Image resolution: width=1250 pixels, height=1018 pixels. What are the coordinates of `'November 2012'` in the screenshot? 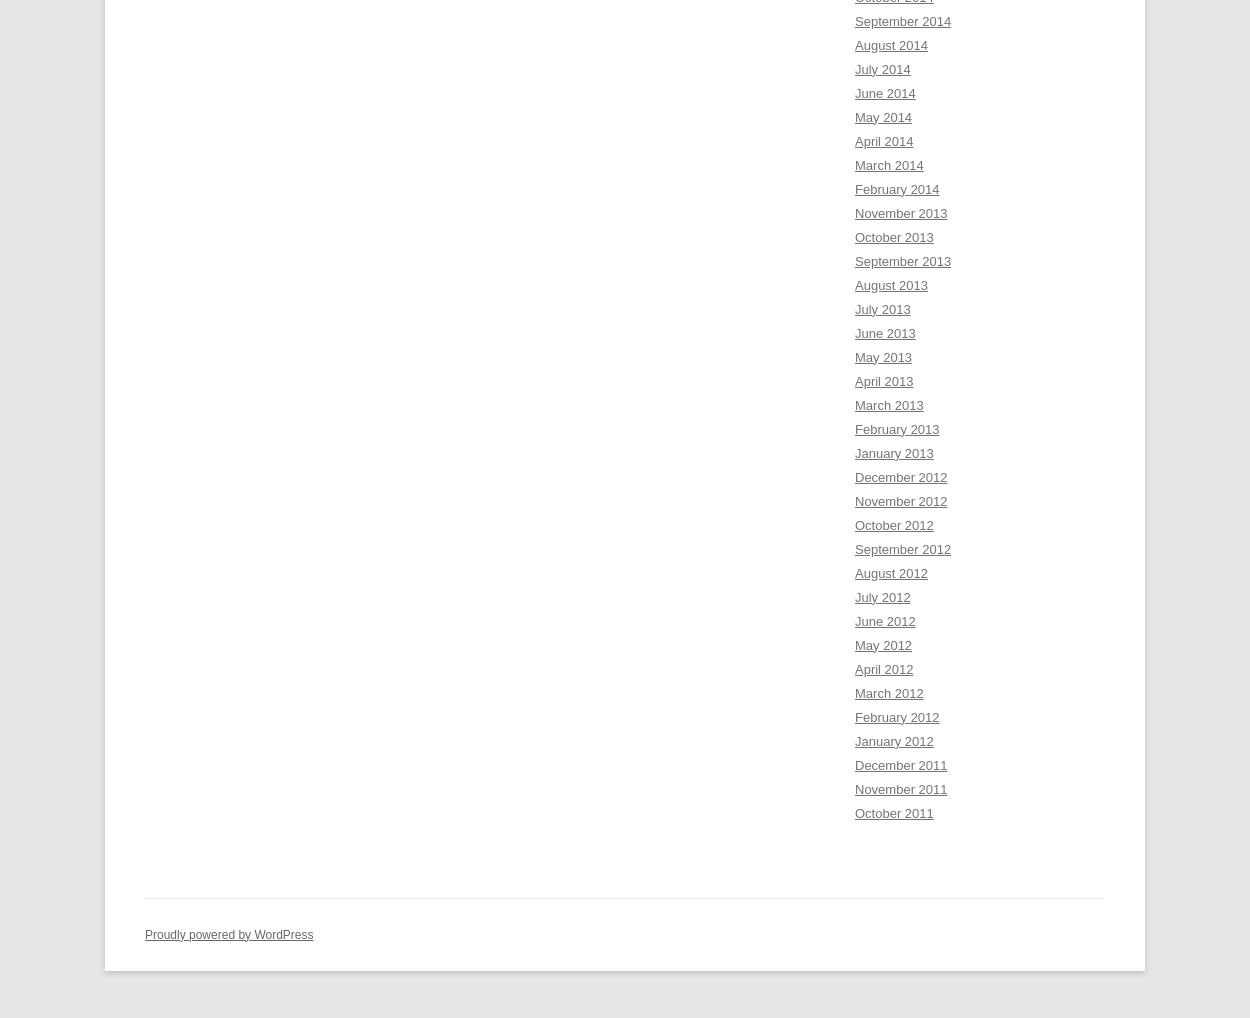 It's located at (901, 500).